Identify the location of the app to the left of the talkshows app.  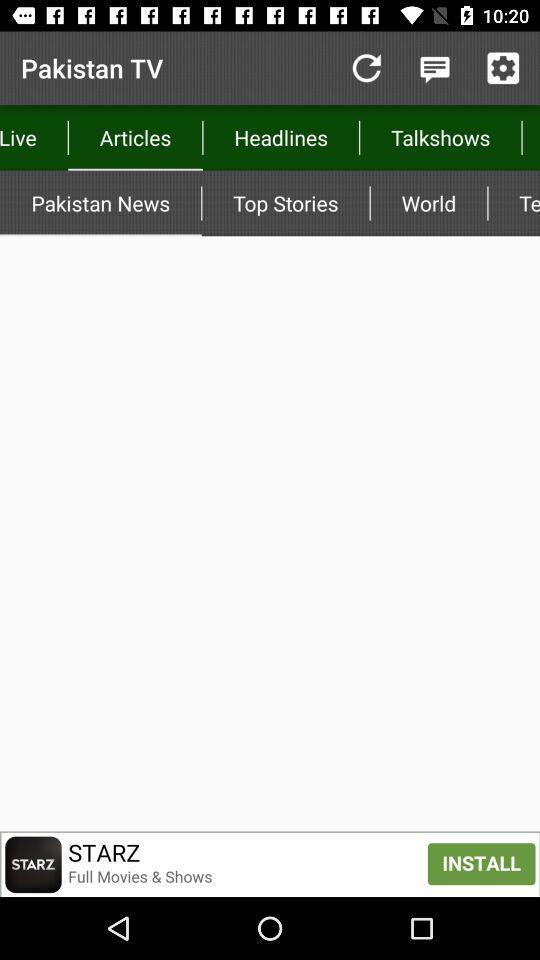
(280, 136).